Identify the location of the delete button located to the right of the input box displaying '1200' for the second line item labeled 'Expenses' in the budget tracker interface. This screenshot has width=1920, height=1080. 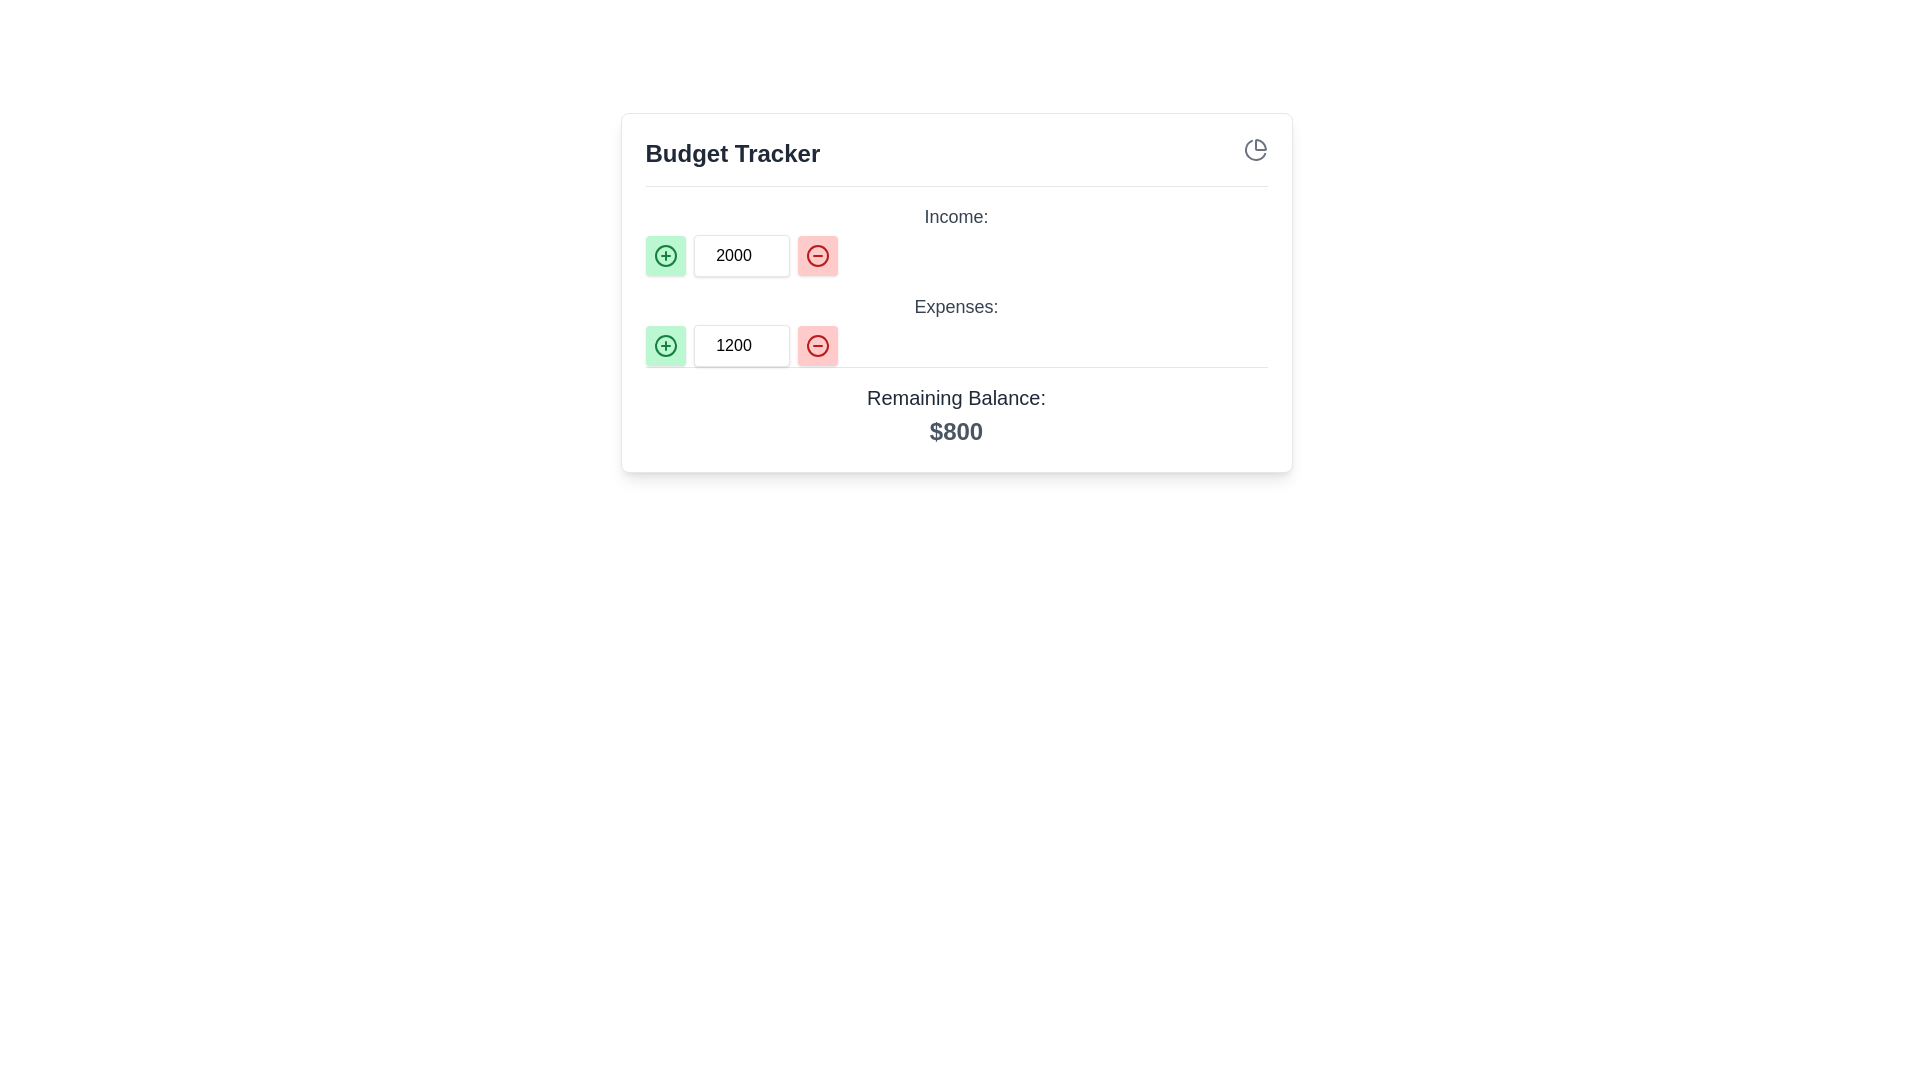
(817, 345).